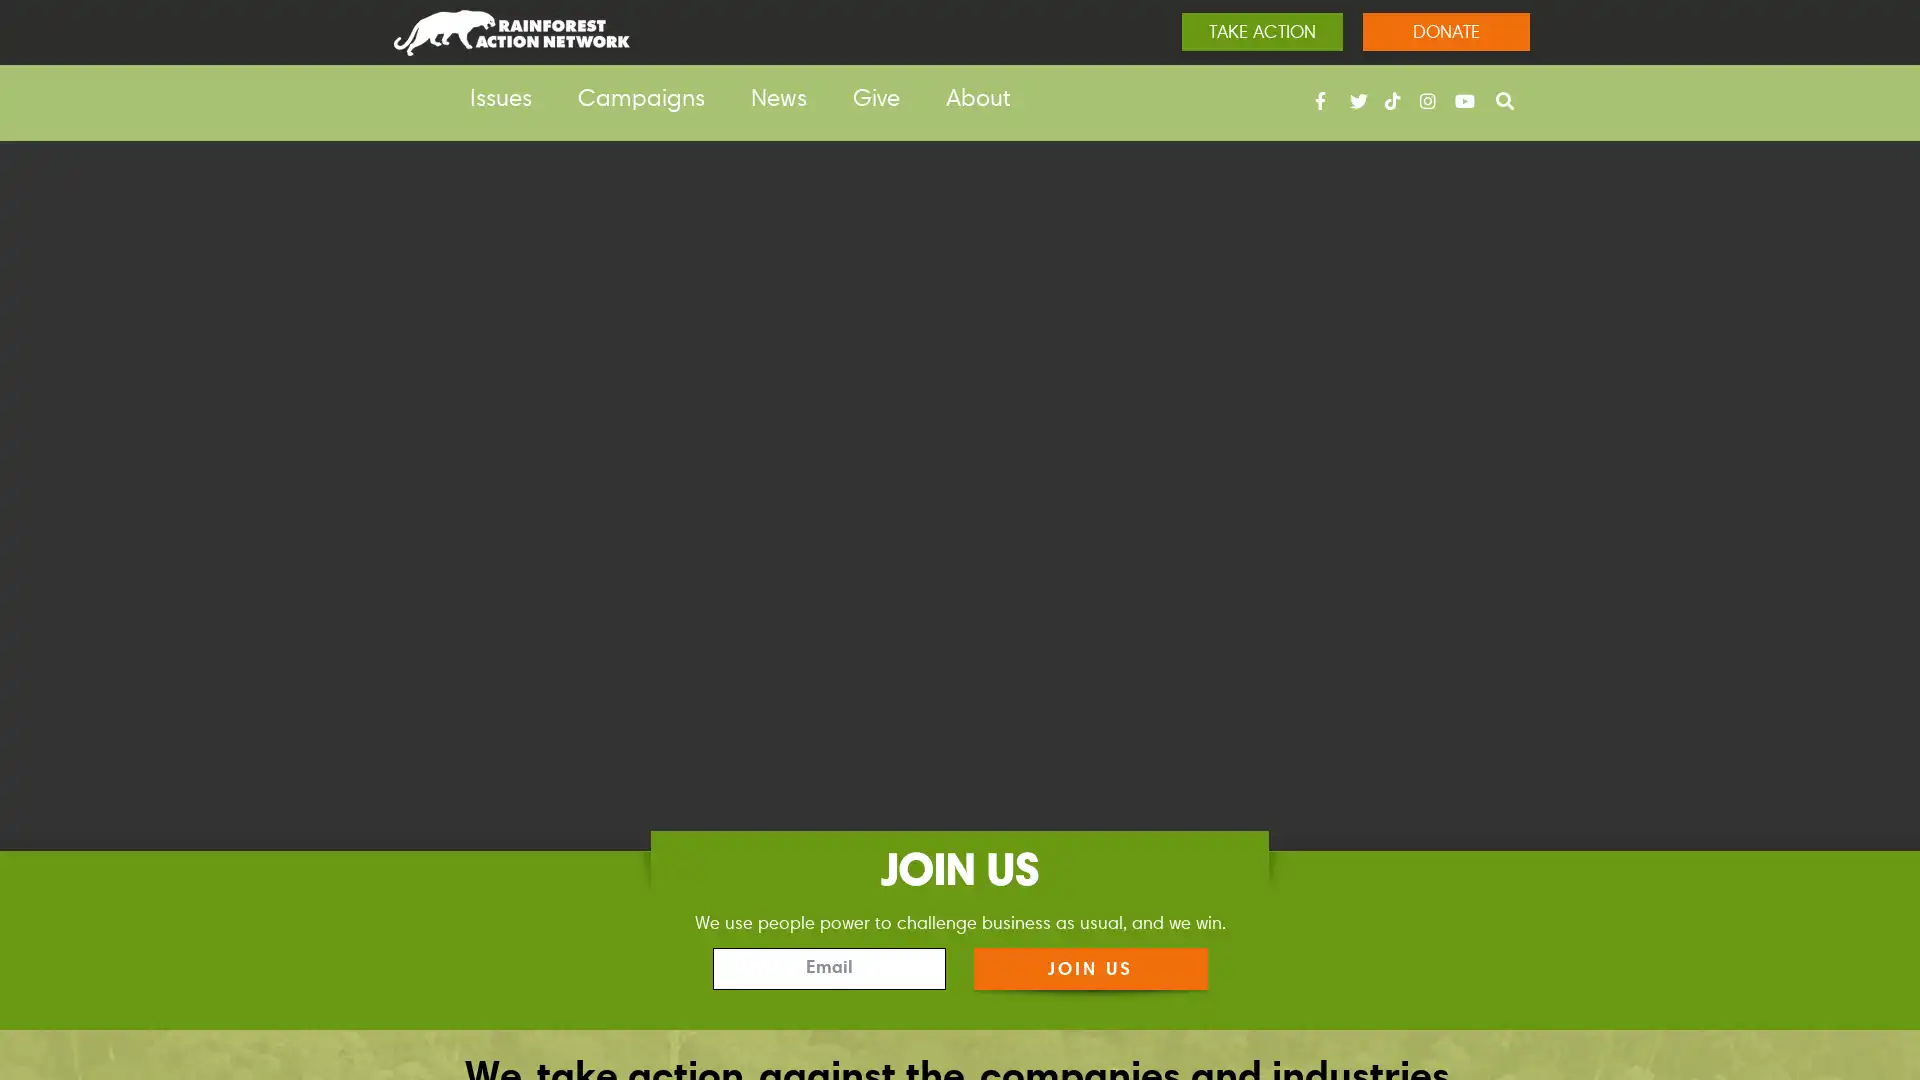 The height and width of the screenshot is (1080, 1920). What do you see at coordinates (1871, 974) in the screenshot?
I see `show more media controls` at bounding box center [1871, 974].